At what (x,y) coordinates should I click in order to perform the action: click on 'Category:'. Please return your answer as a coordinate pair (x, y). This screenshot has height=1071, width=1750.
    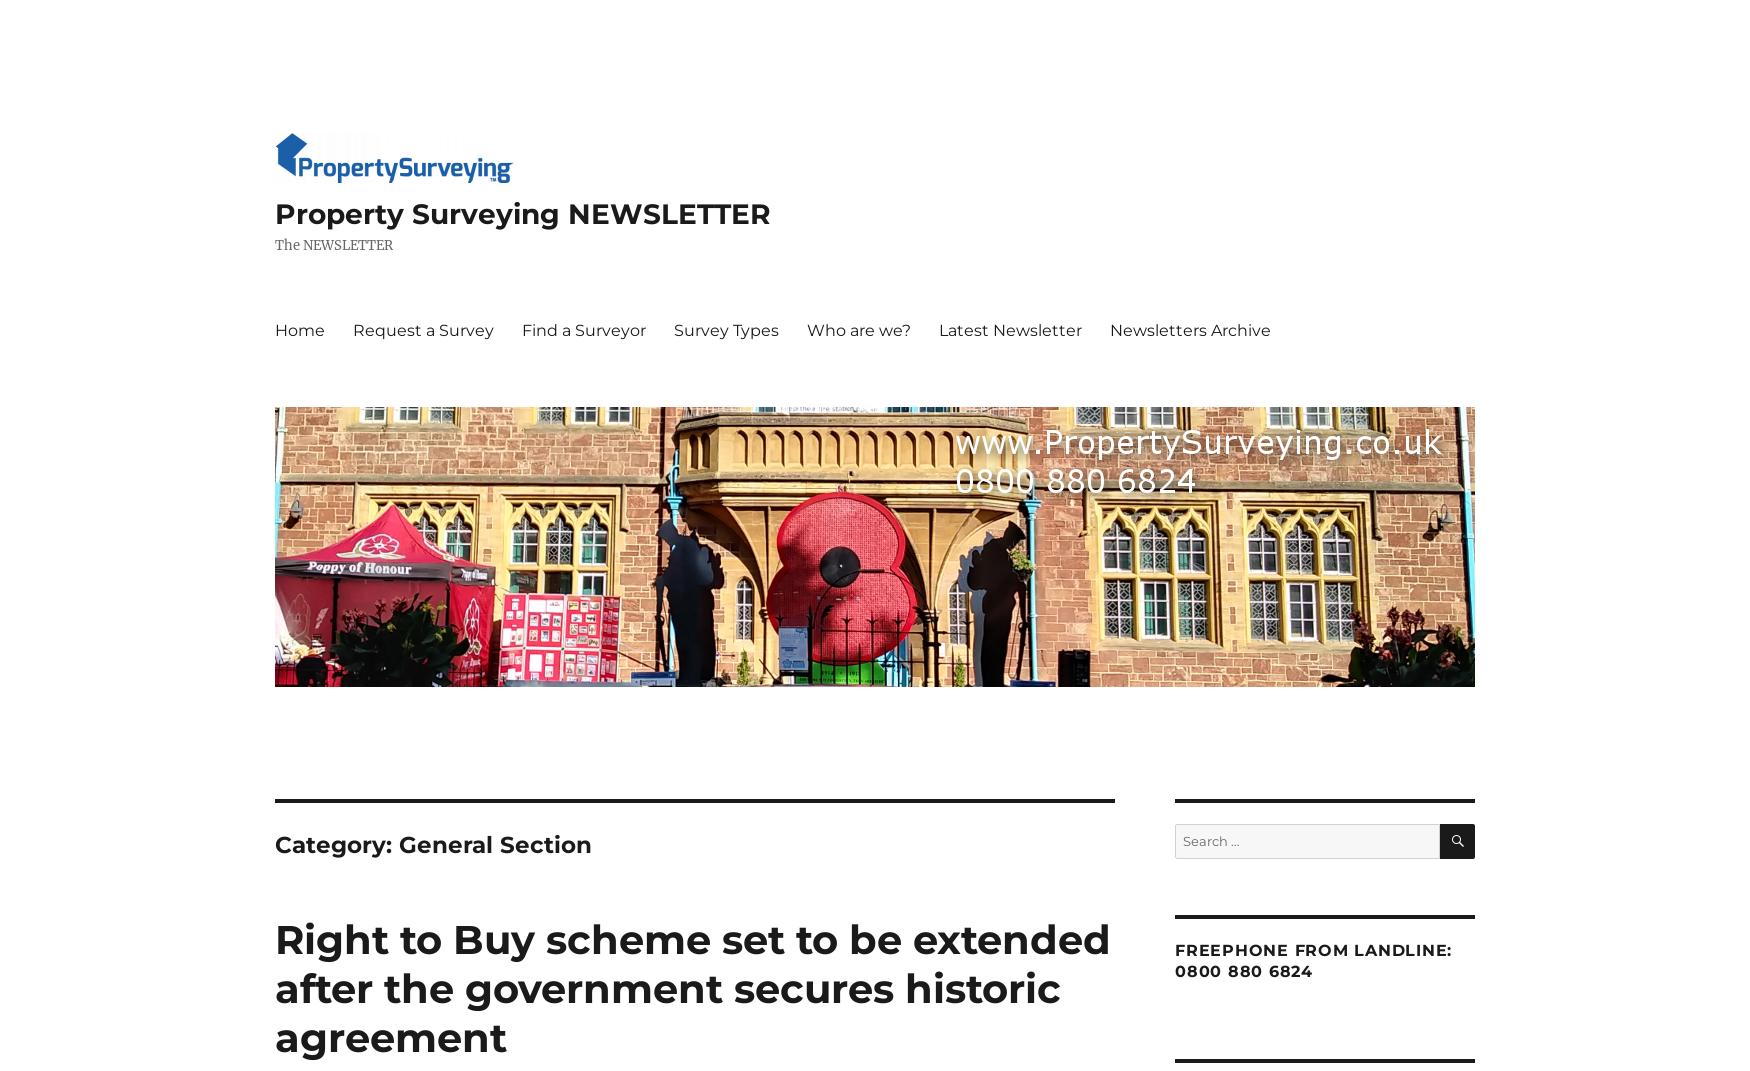
    Looking at the image, I should click on (273, 845).